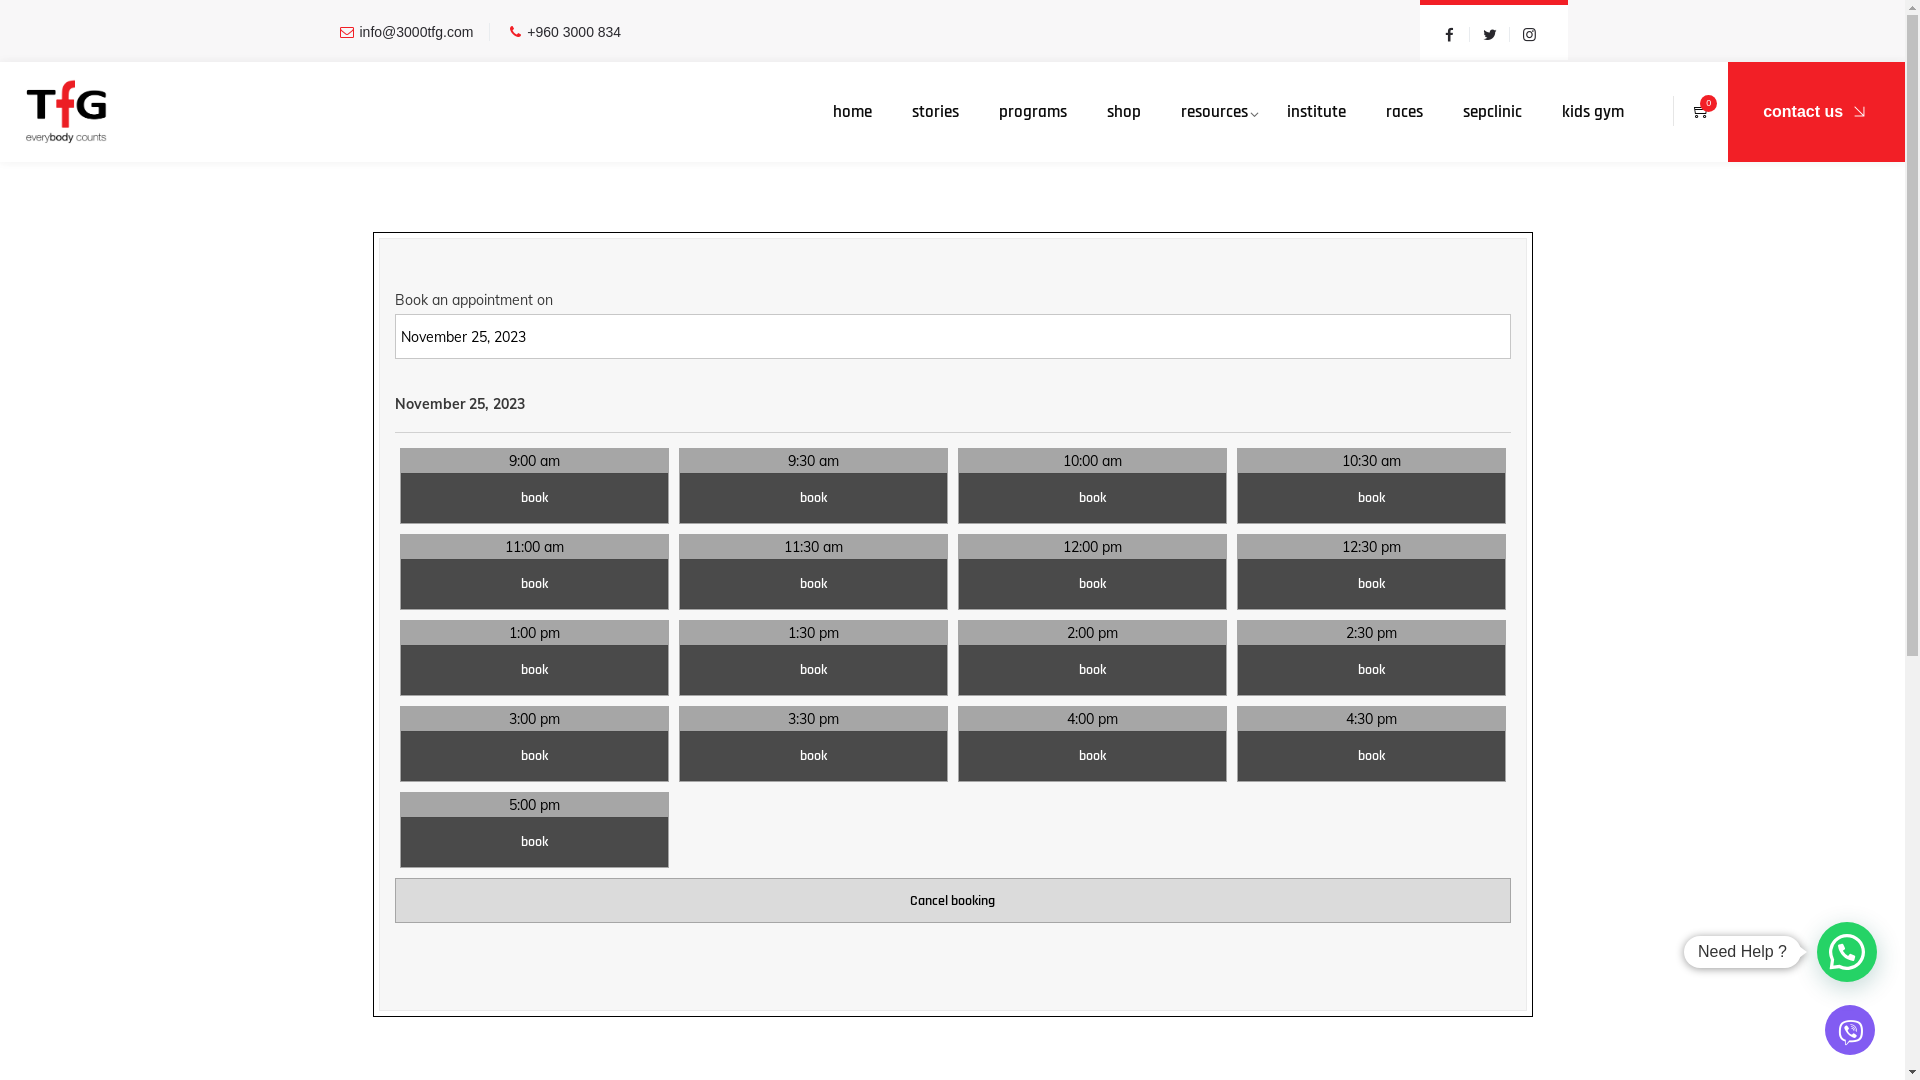  Describe the element at coordinates (1316, 111) in the screenshot. I see `'institute'` at that location.